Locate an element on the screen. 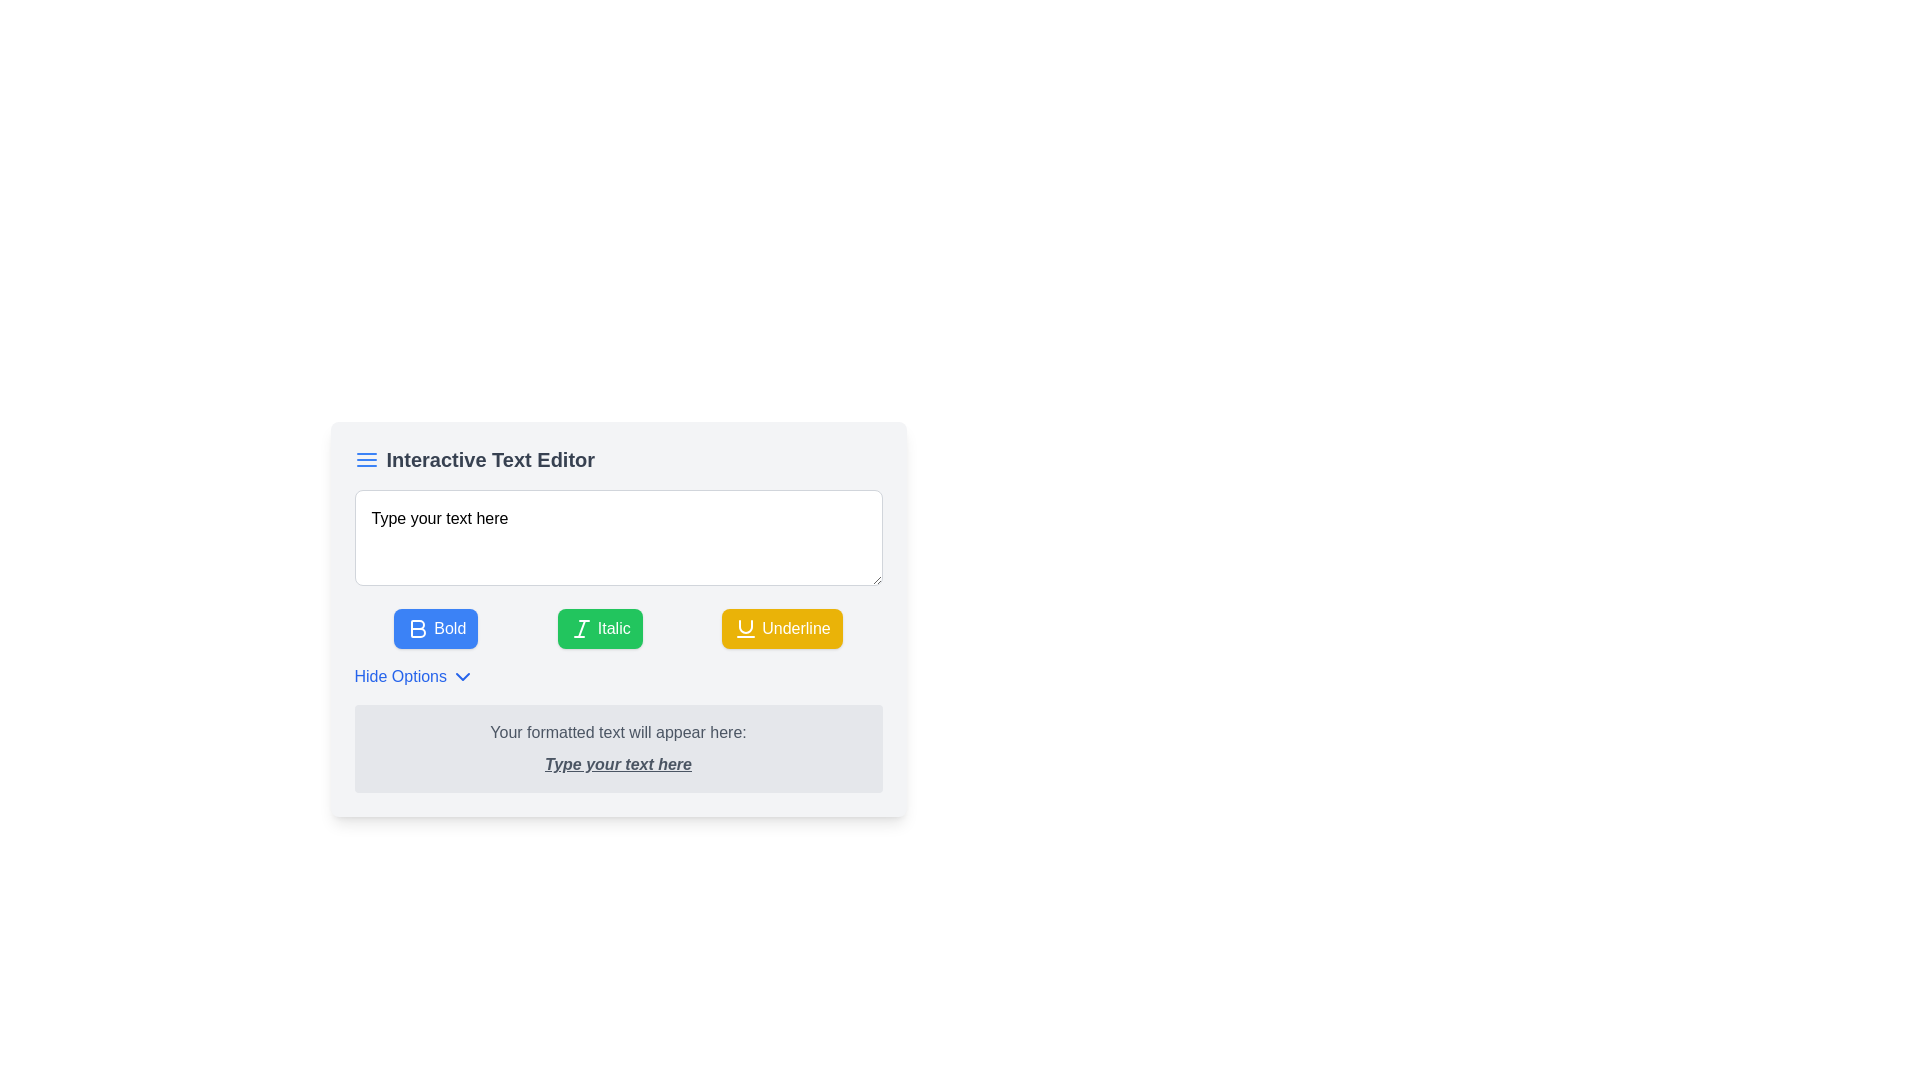 The width and height of the screenshot is (1920, 1080). the static informational label that indicates where the formatted text output will be displayed, located above the emphasized text segment reading 'Type your text here.' is located at coordinates (617, 732).